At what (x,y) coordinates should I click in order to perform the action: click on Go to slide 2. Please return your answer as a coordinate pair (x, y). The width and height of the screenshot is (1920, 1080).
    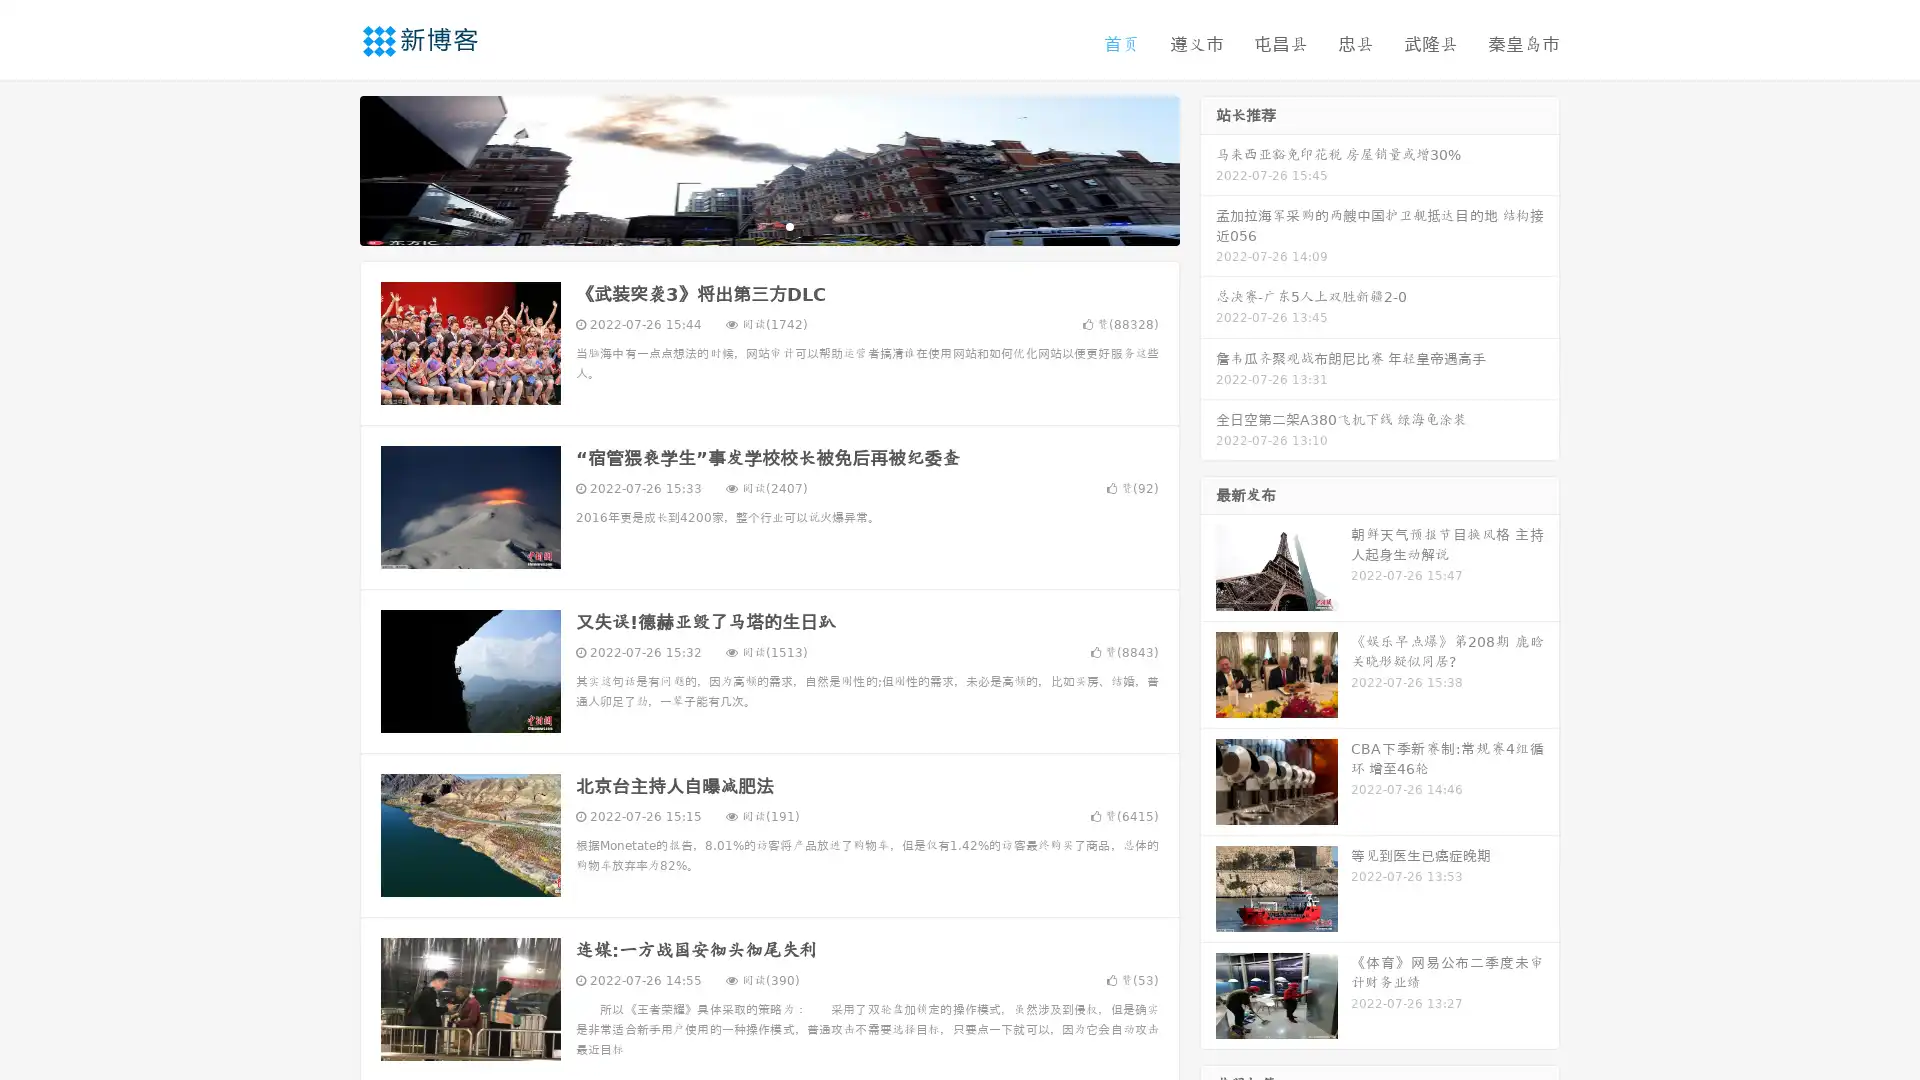
    Looking at the image, I should click on (768, 225).